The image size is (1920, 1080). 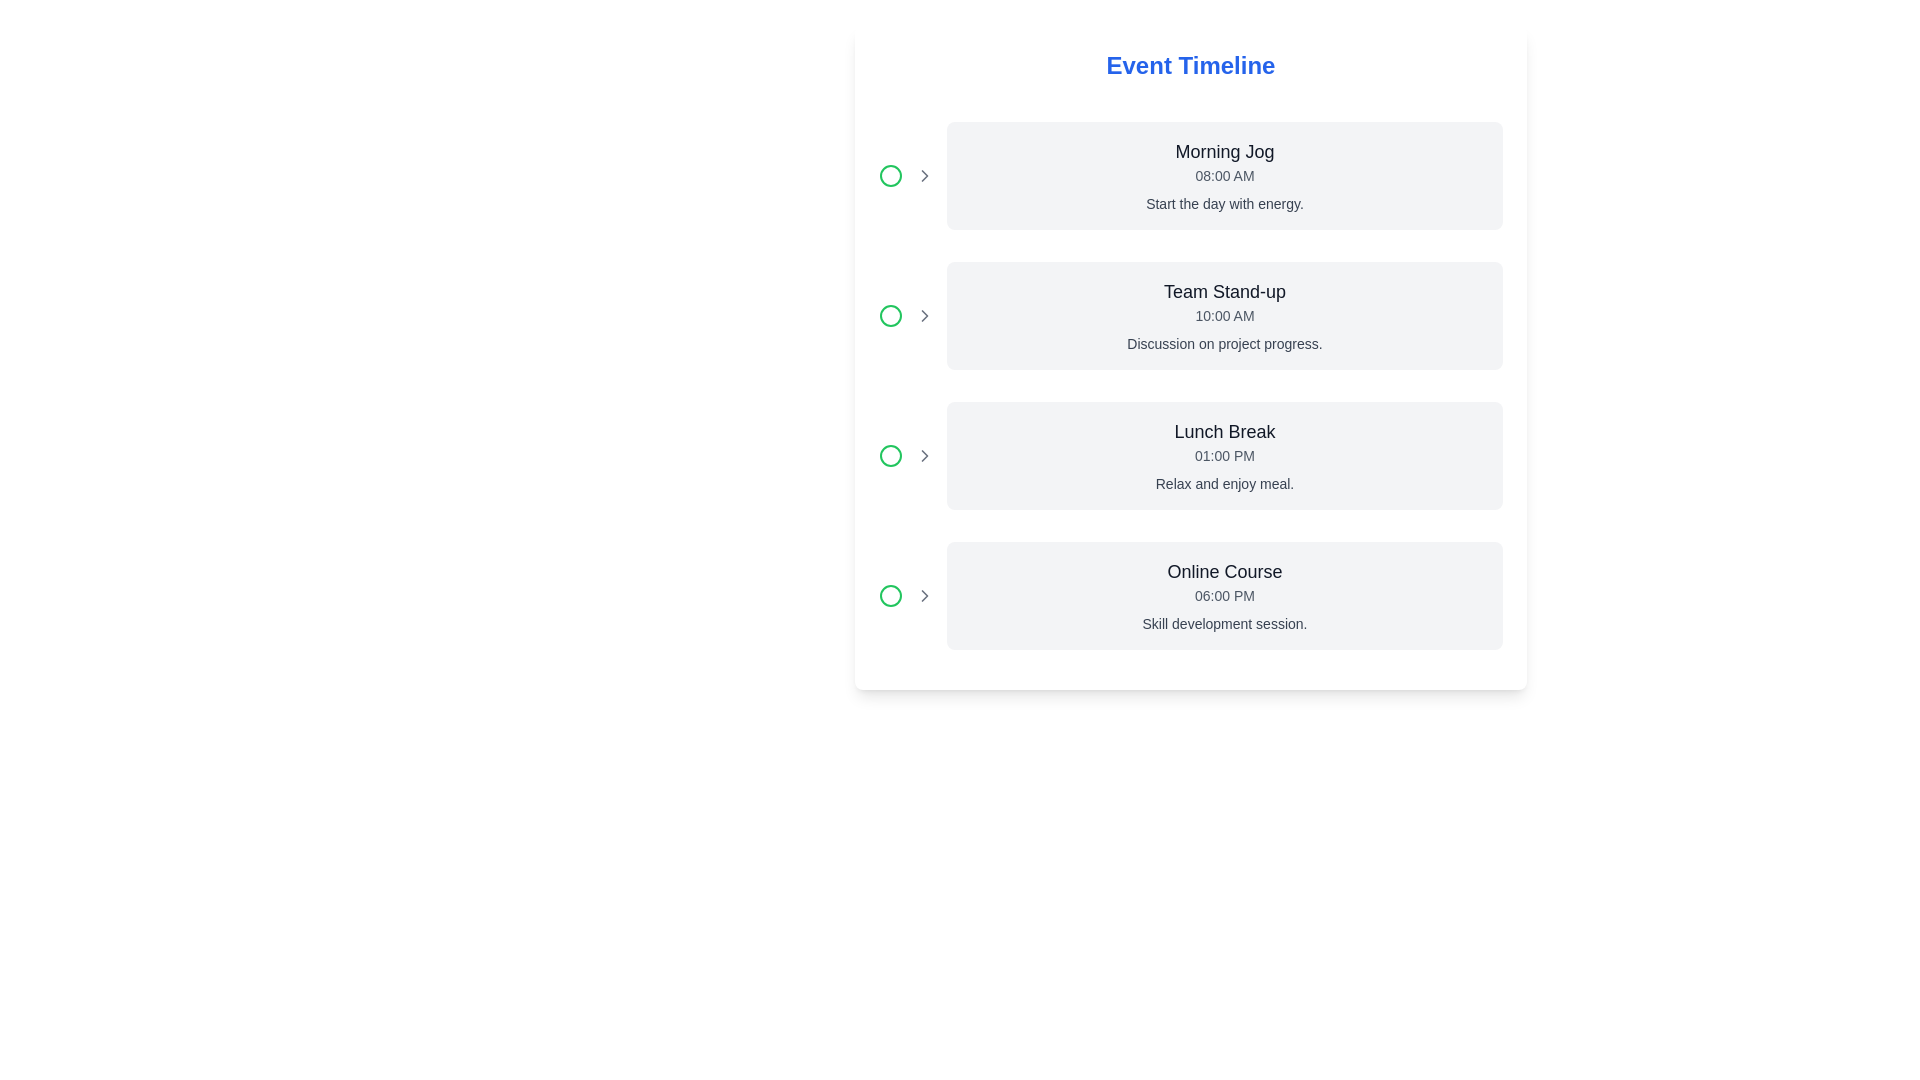 What do you see at coordinates (1223, 483) in the screenshot?
I see `the descriptive text label for the event 'Lunch Break'` at bounding box center [1223, 483].